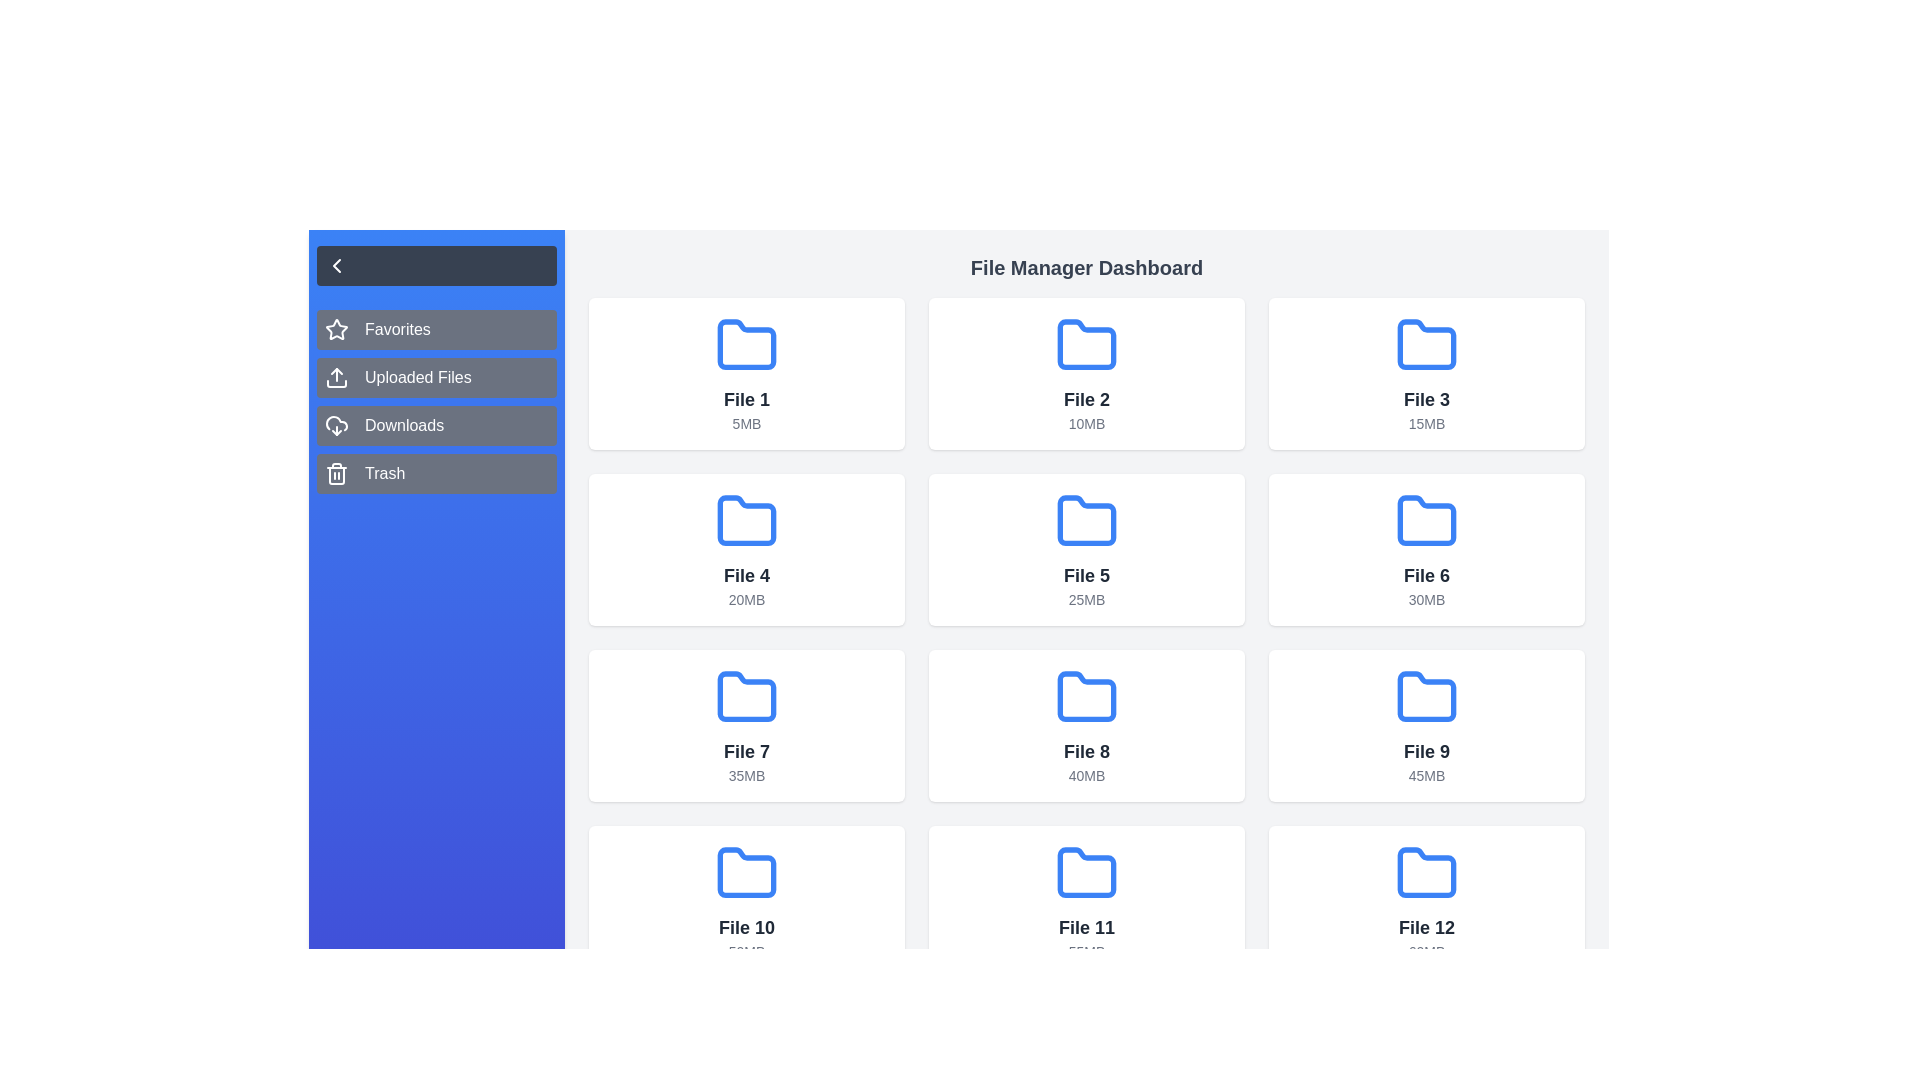 This screenshot has height=1080, width=1920. Describe the element at coordinates (435, 474) in the screenshot. I see `the category Trash from the sidebar menu` at that location.